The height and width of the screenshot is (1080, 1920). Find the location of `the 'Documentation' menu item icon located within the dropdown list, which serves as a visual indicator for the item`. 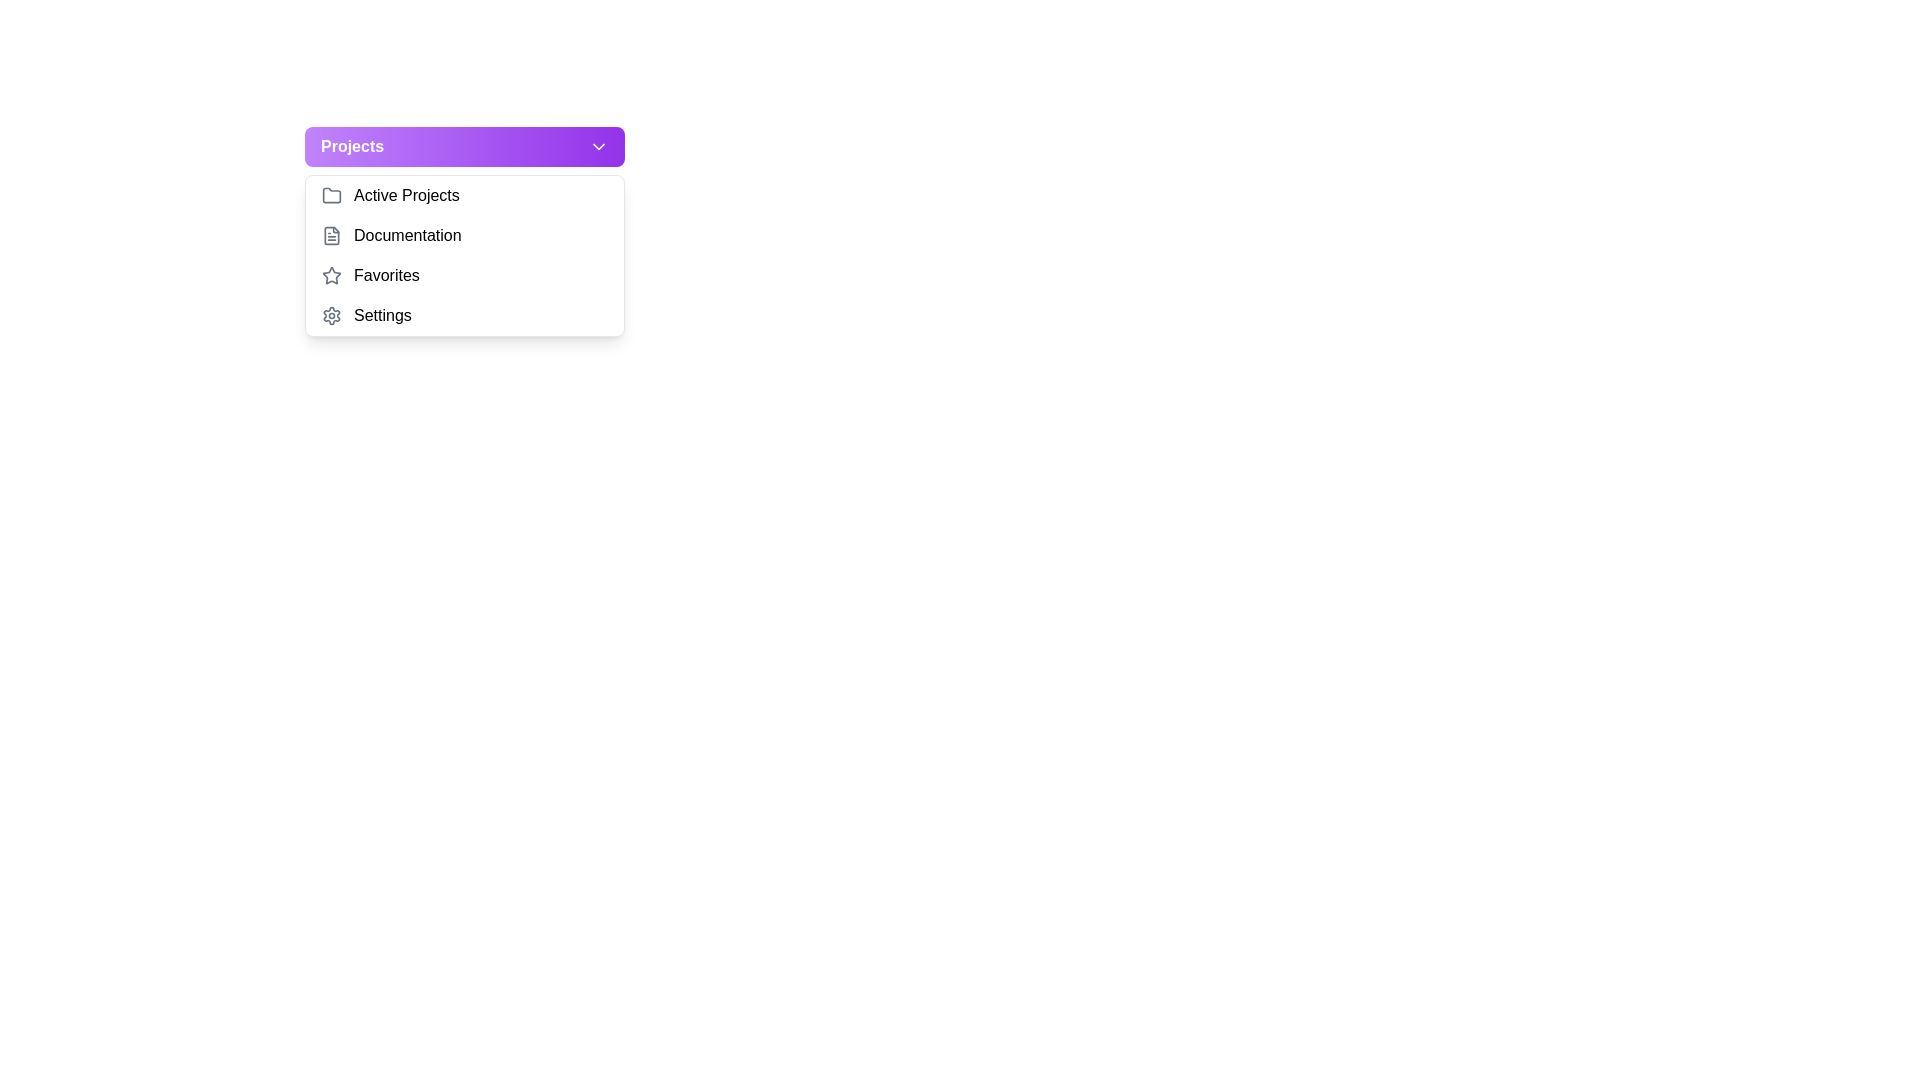

the 'Documentation' menu item icon located within the dropdown list, which serves as a visual indicator for the item is located at coordinates (331, 234).